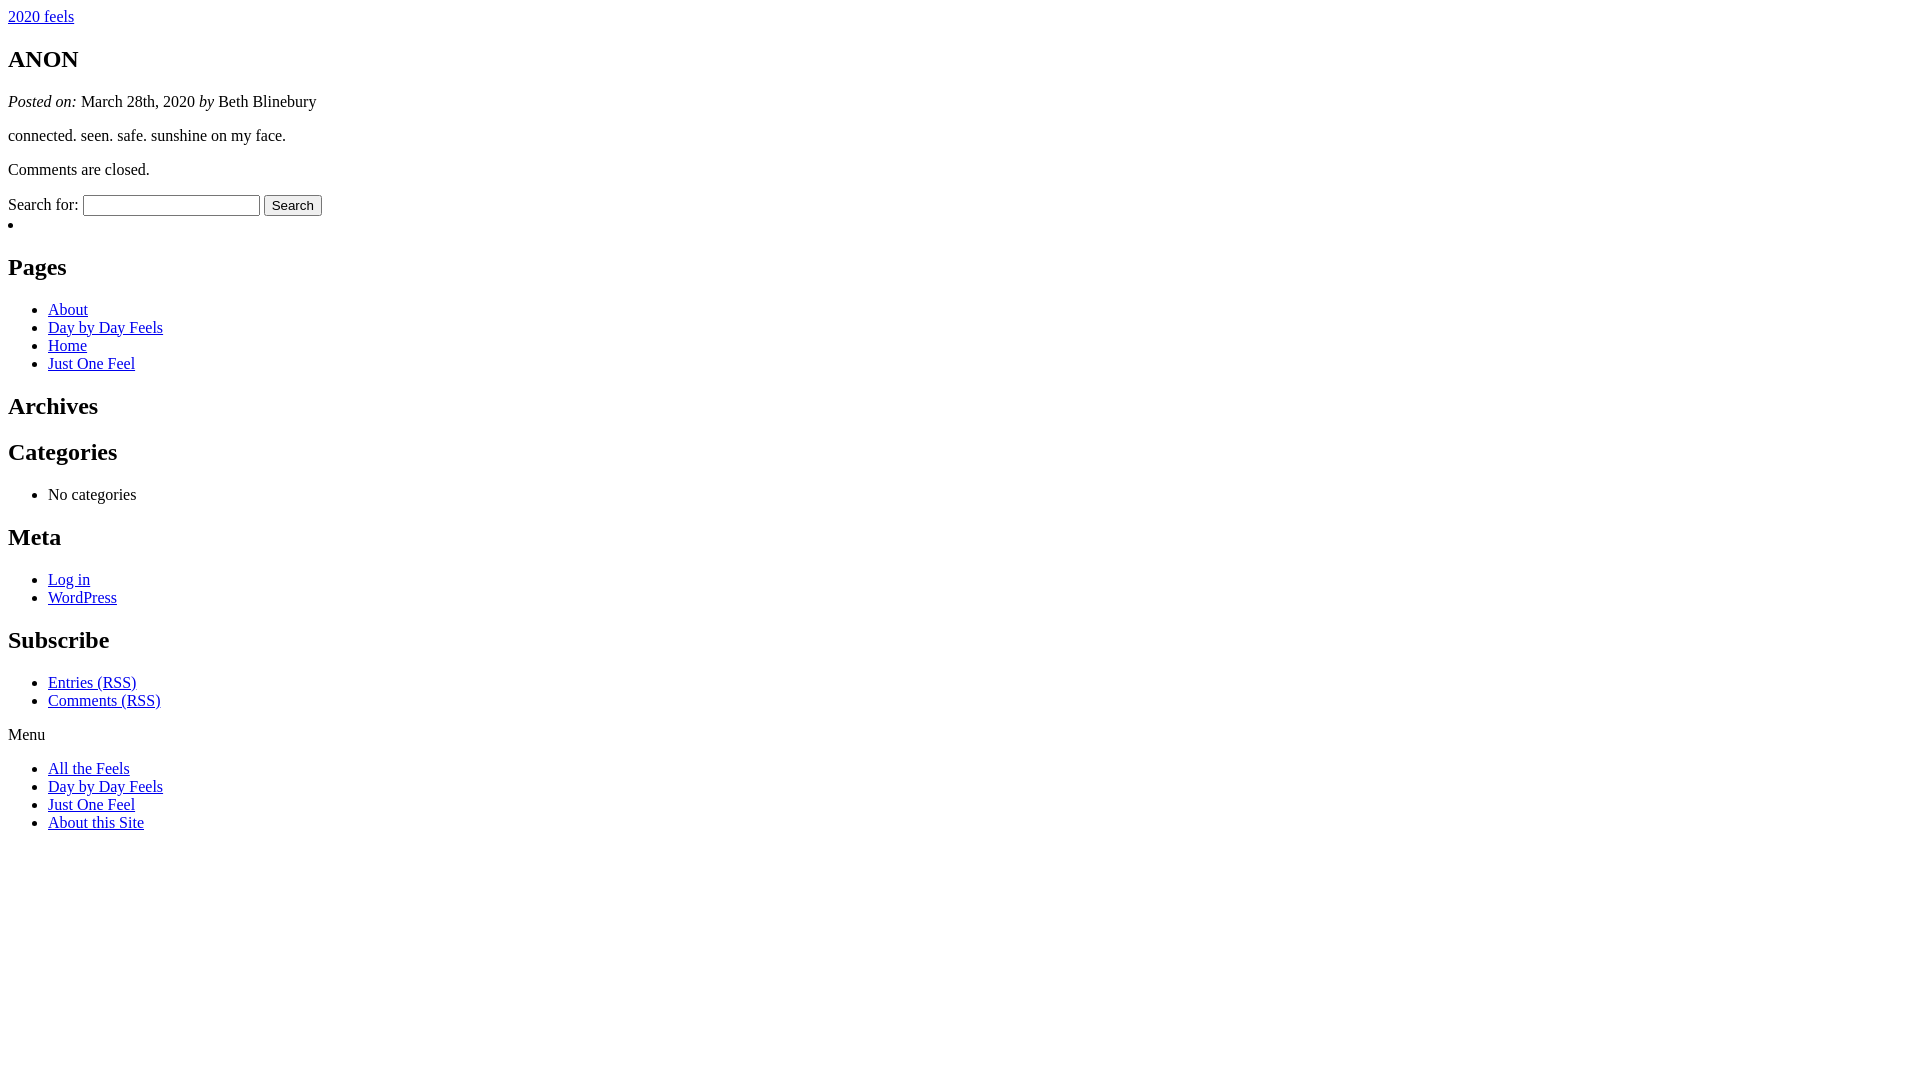  Describe the element at coordinates (103, 699) in the screenshot. I see `'Comments (RSS)'` at that location.